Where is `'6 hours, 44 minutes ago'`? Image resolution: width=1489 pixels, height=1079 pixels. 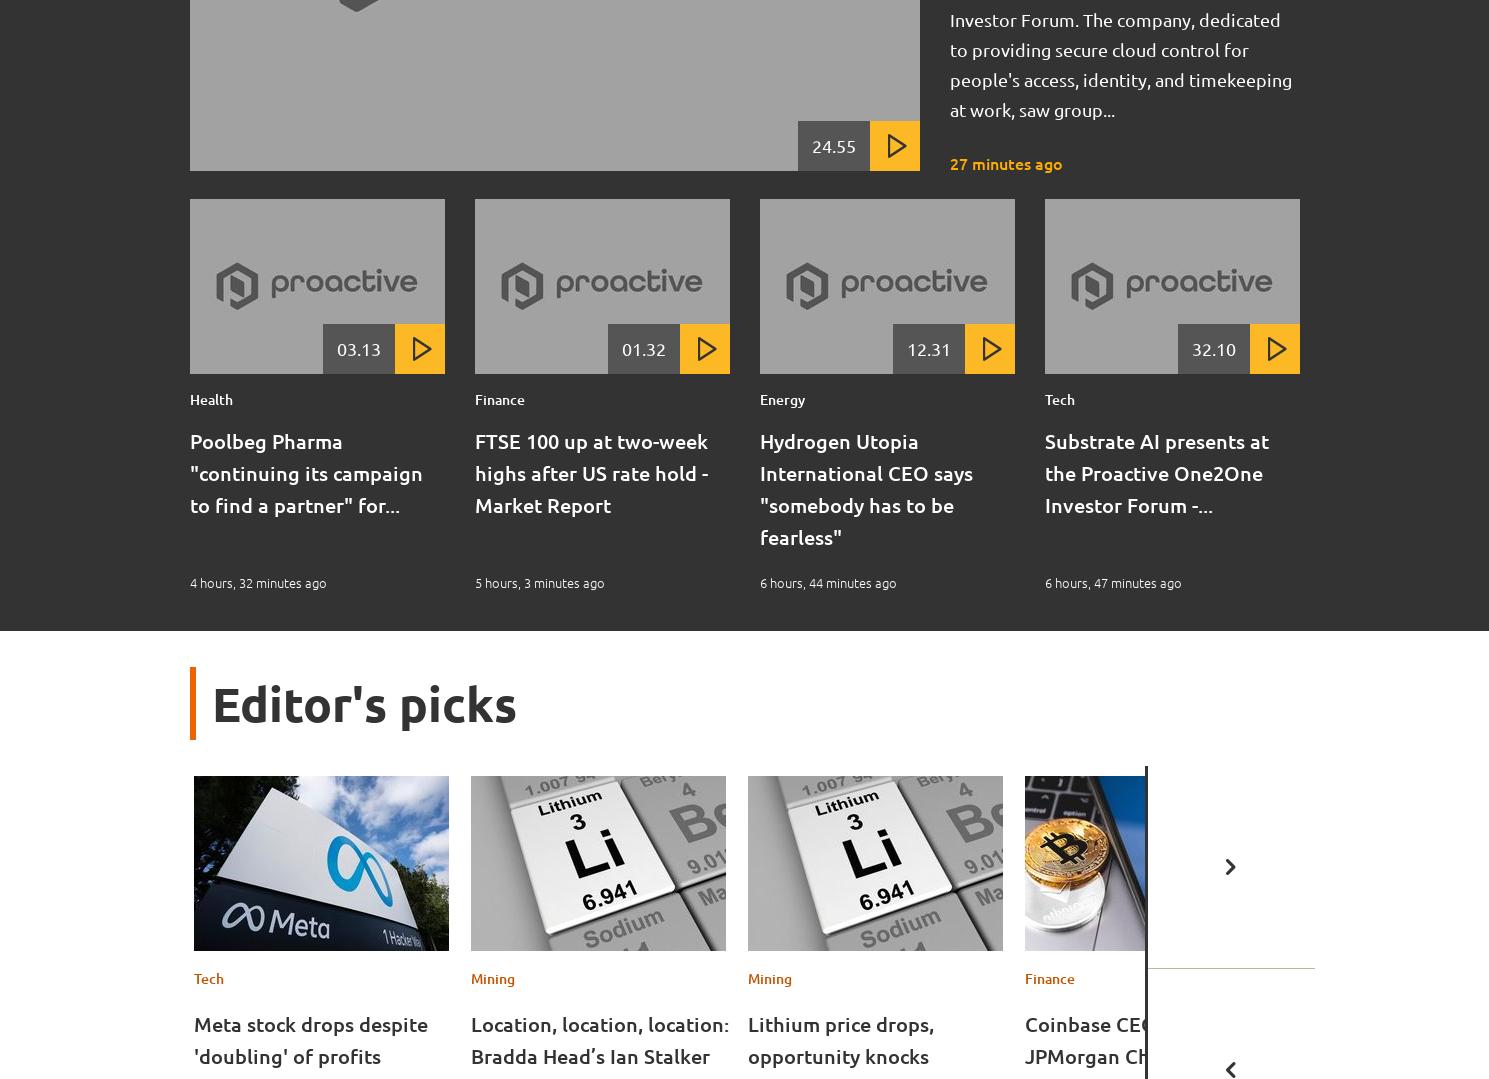
'6 hours, 44 minutes ago' is located at coordinates (827, 582).